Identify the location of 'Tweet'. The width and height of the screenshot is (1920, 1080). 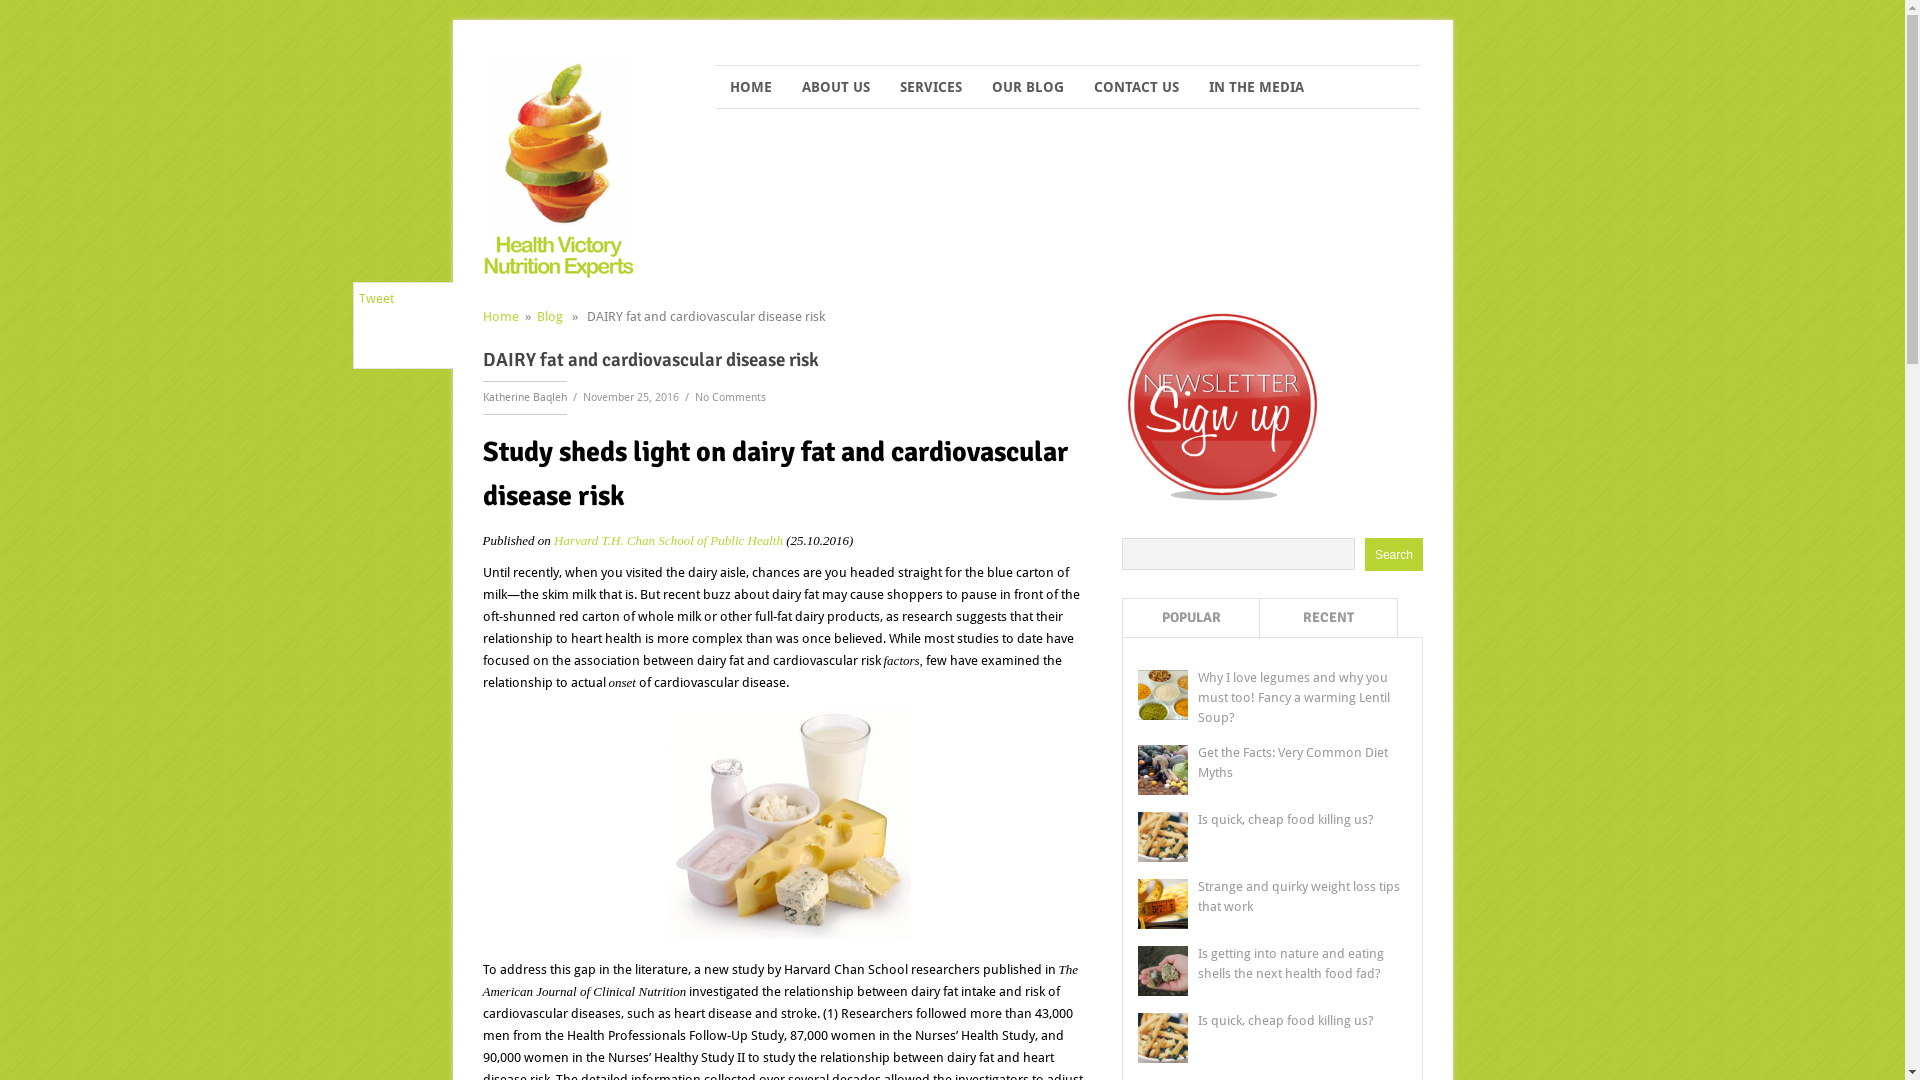
(375, 298).